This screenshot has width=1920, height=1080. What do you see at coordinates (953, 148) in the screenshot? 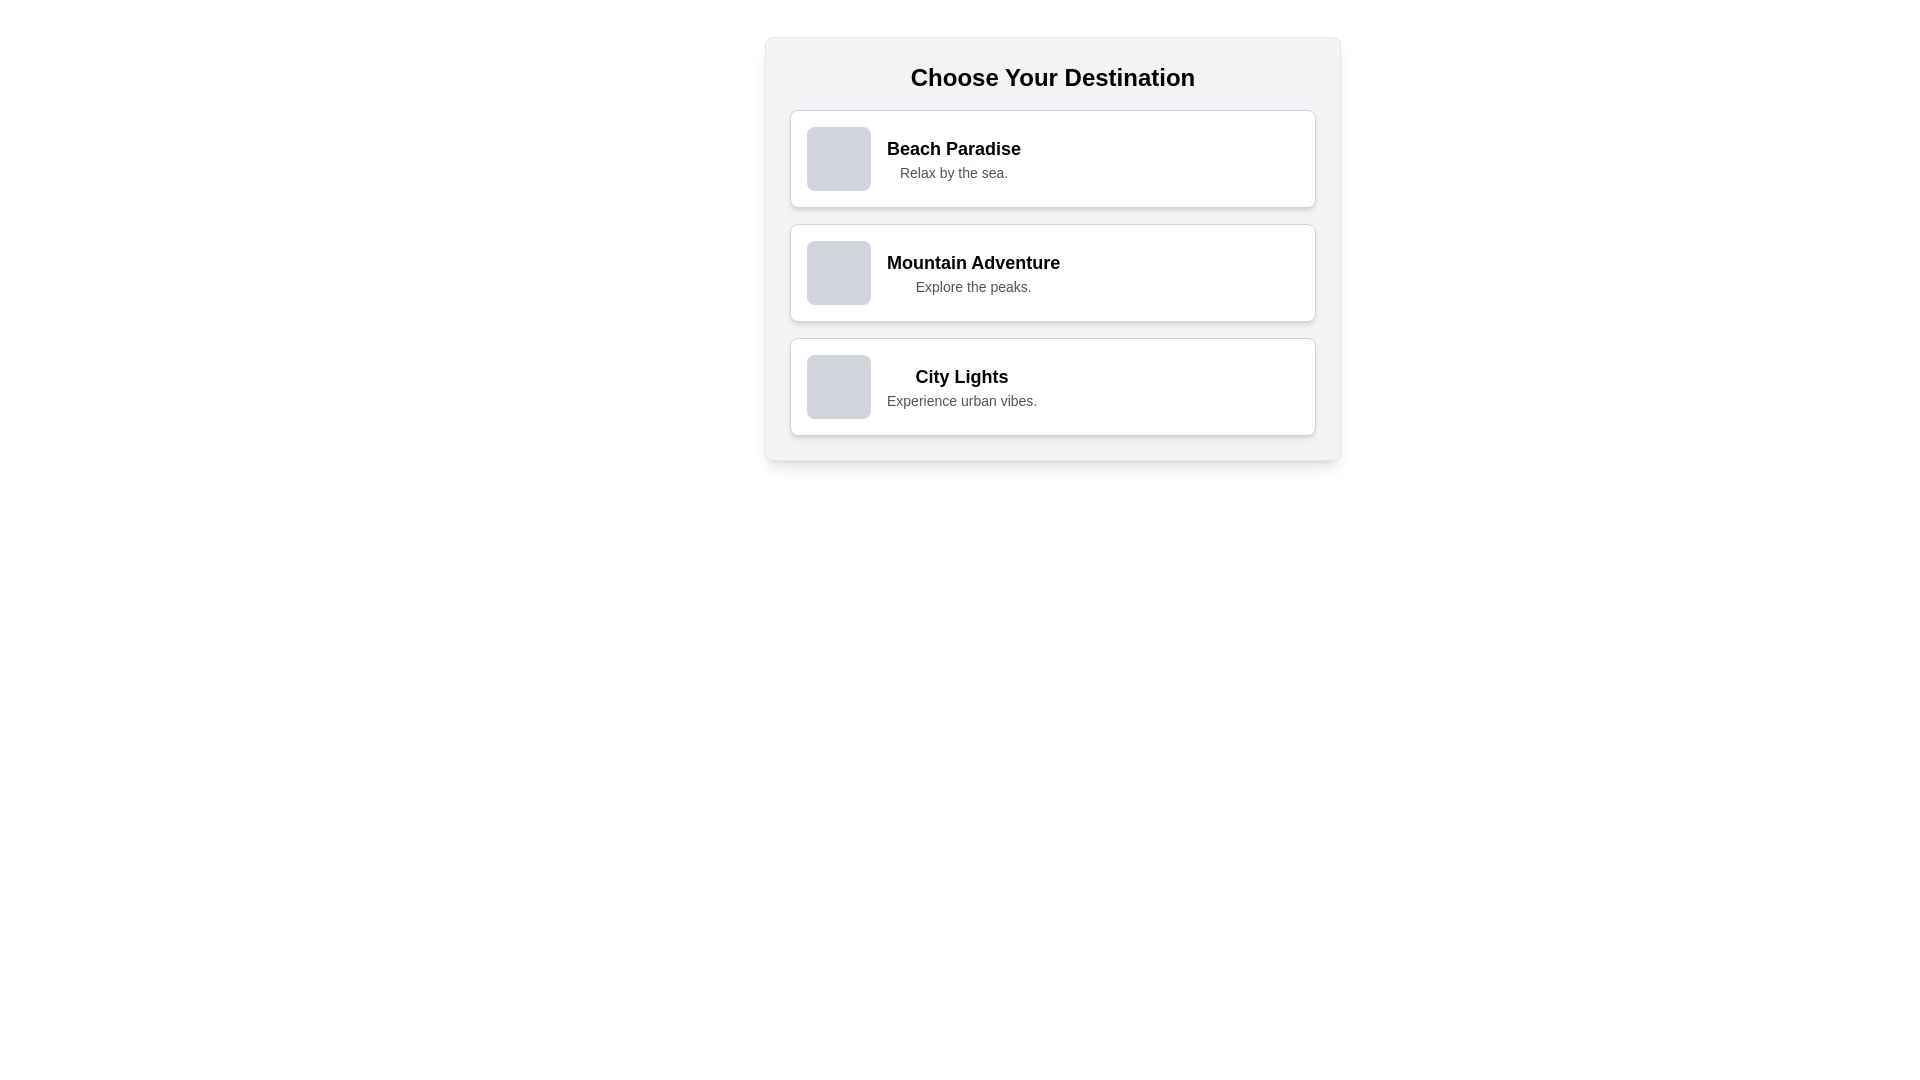
I see `the Text Label that serves as the title for its containing card, positioned at the top-left quadrant and above the descriptive text 'Relax by the sea.'` at bounding box center [953, 148].